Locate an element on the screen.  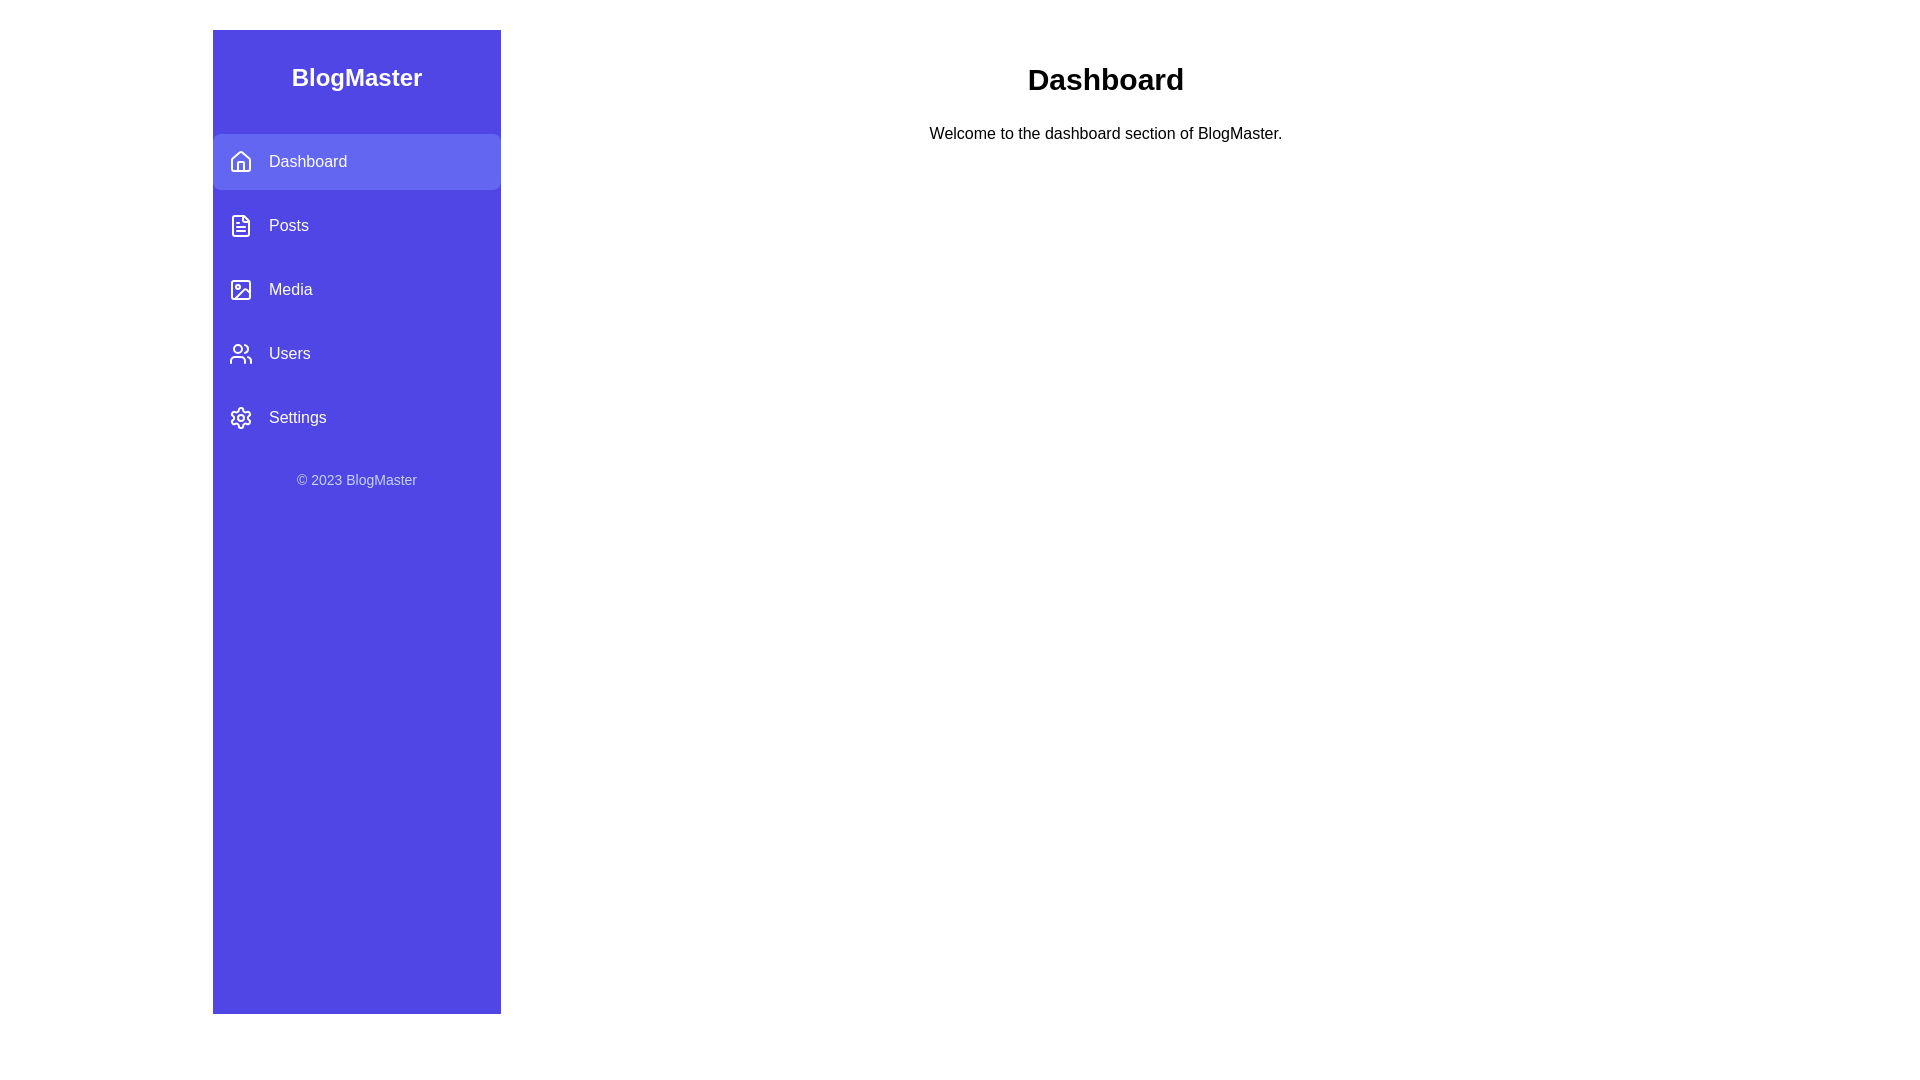
the navigation button that directs users to the Settings section, located in the sidebar beneath the 'Users' list item is located at coordinates (356, 416).